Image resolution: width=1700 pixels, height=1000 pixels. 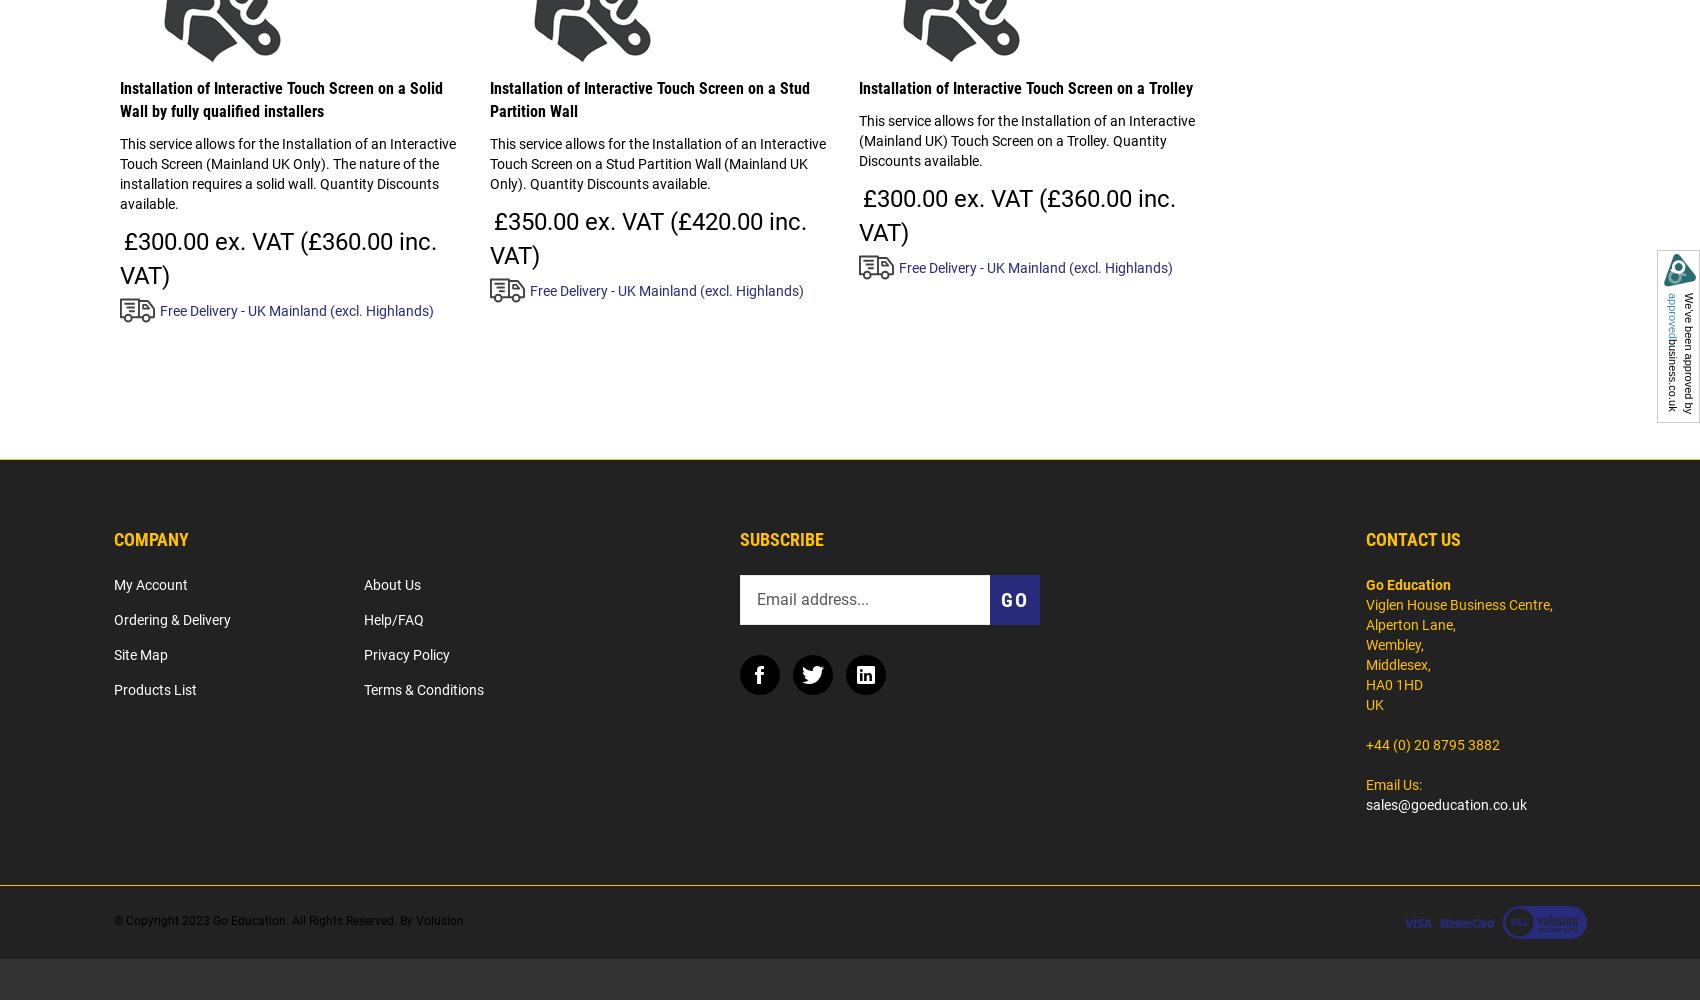 I want to click on 'About Us', so click(x=391, y=583).